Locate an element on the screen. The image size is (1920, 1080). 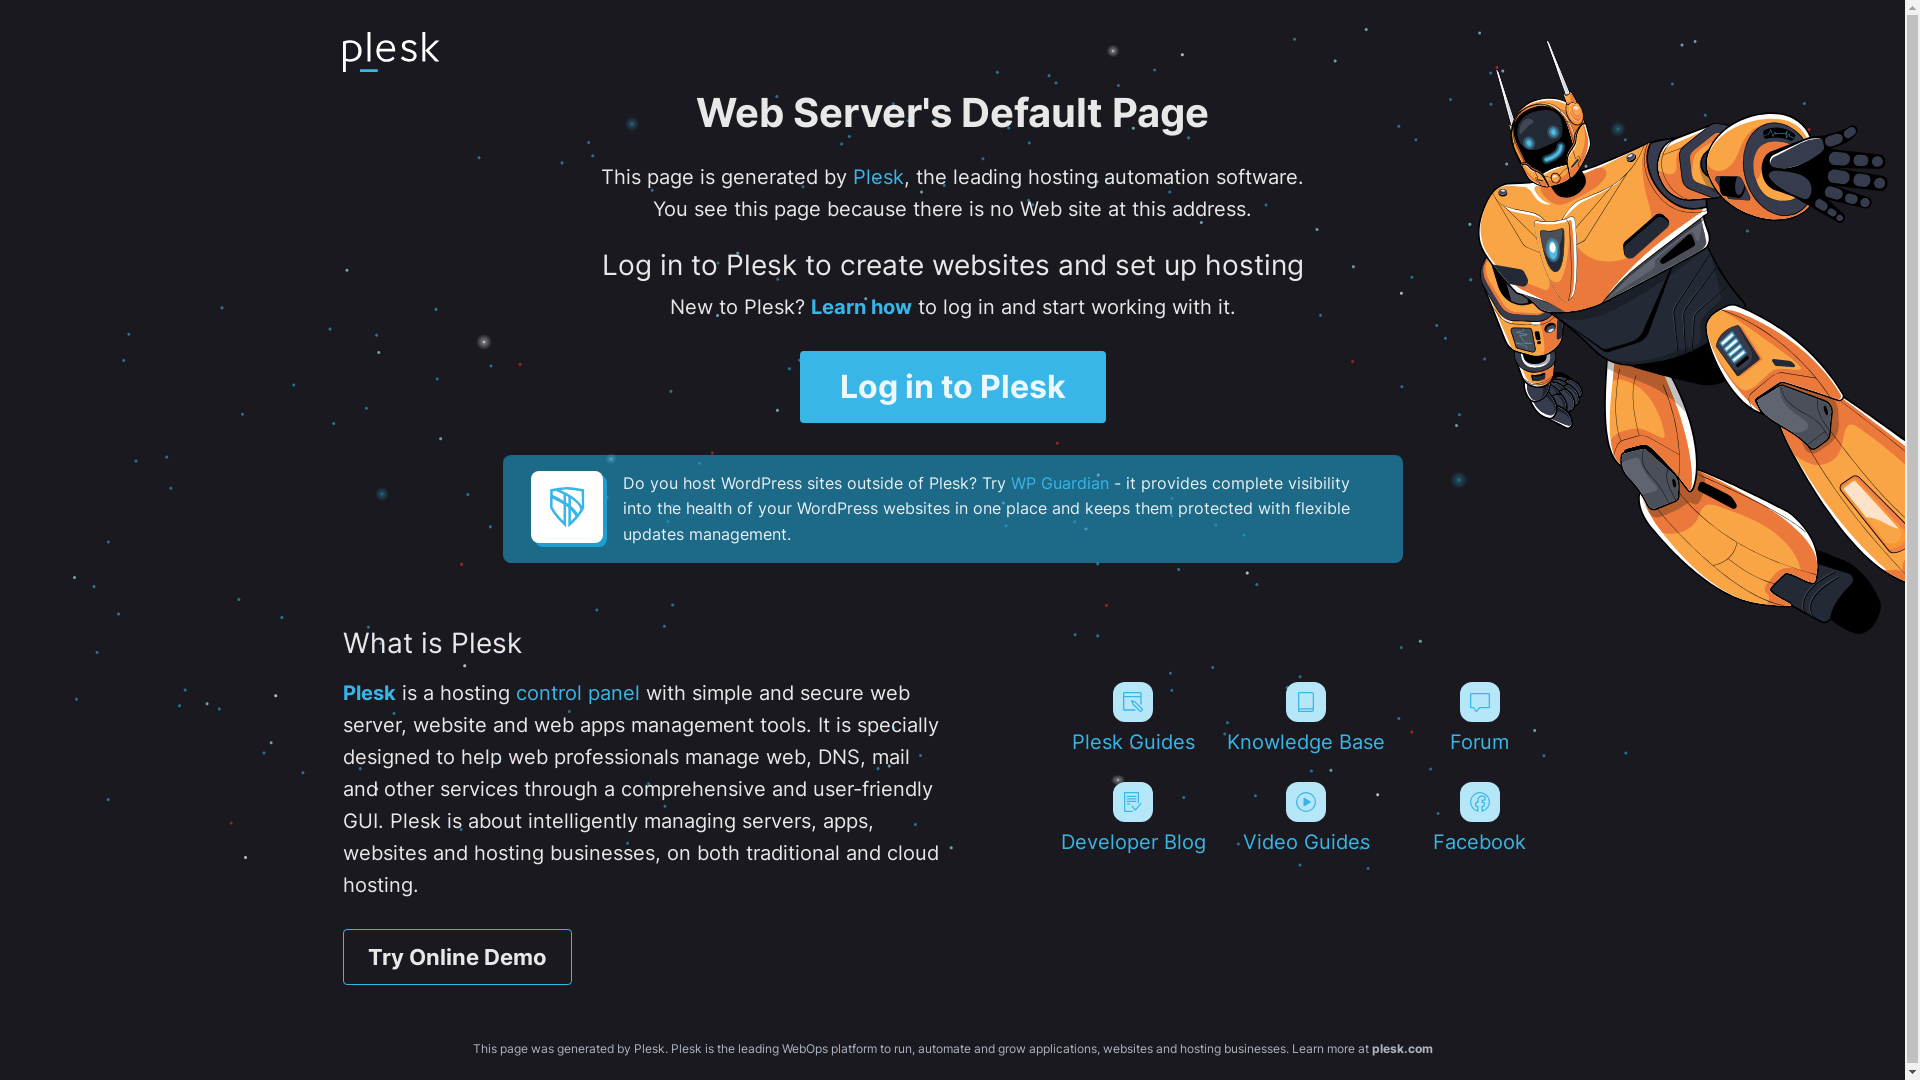
'Log in to Plesk' is located at coordinates (800, 386).